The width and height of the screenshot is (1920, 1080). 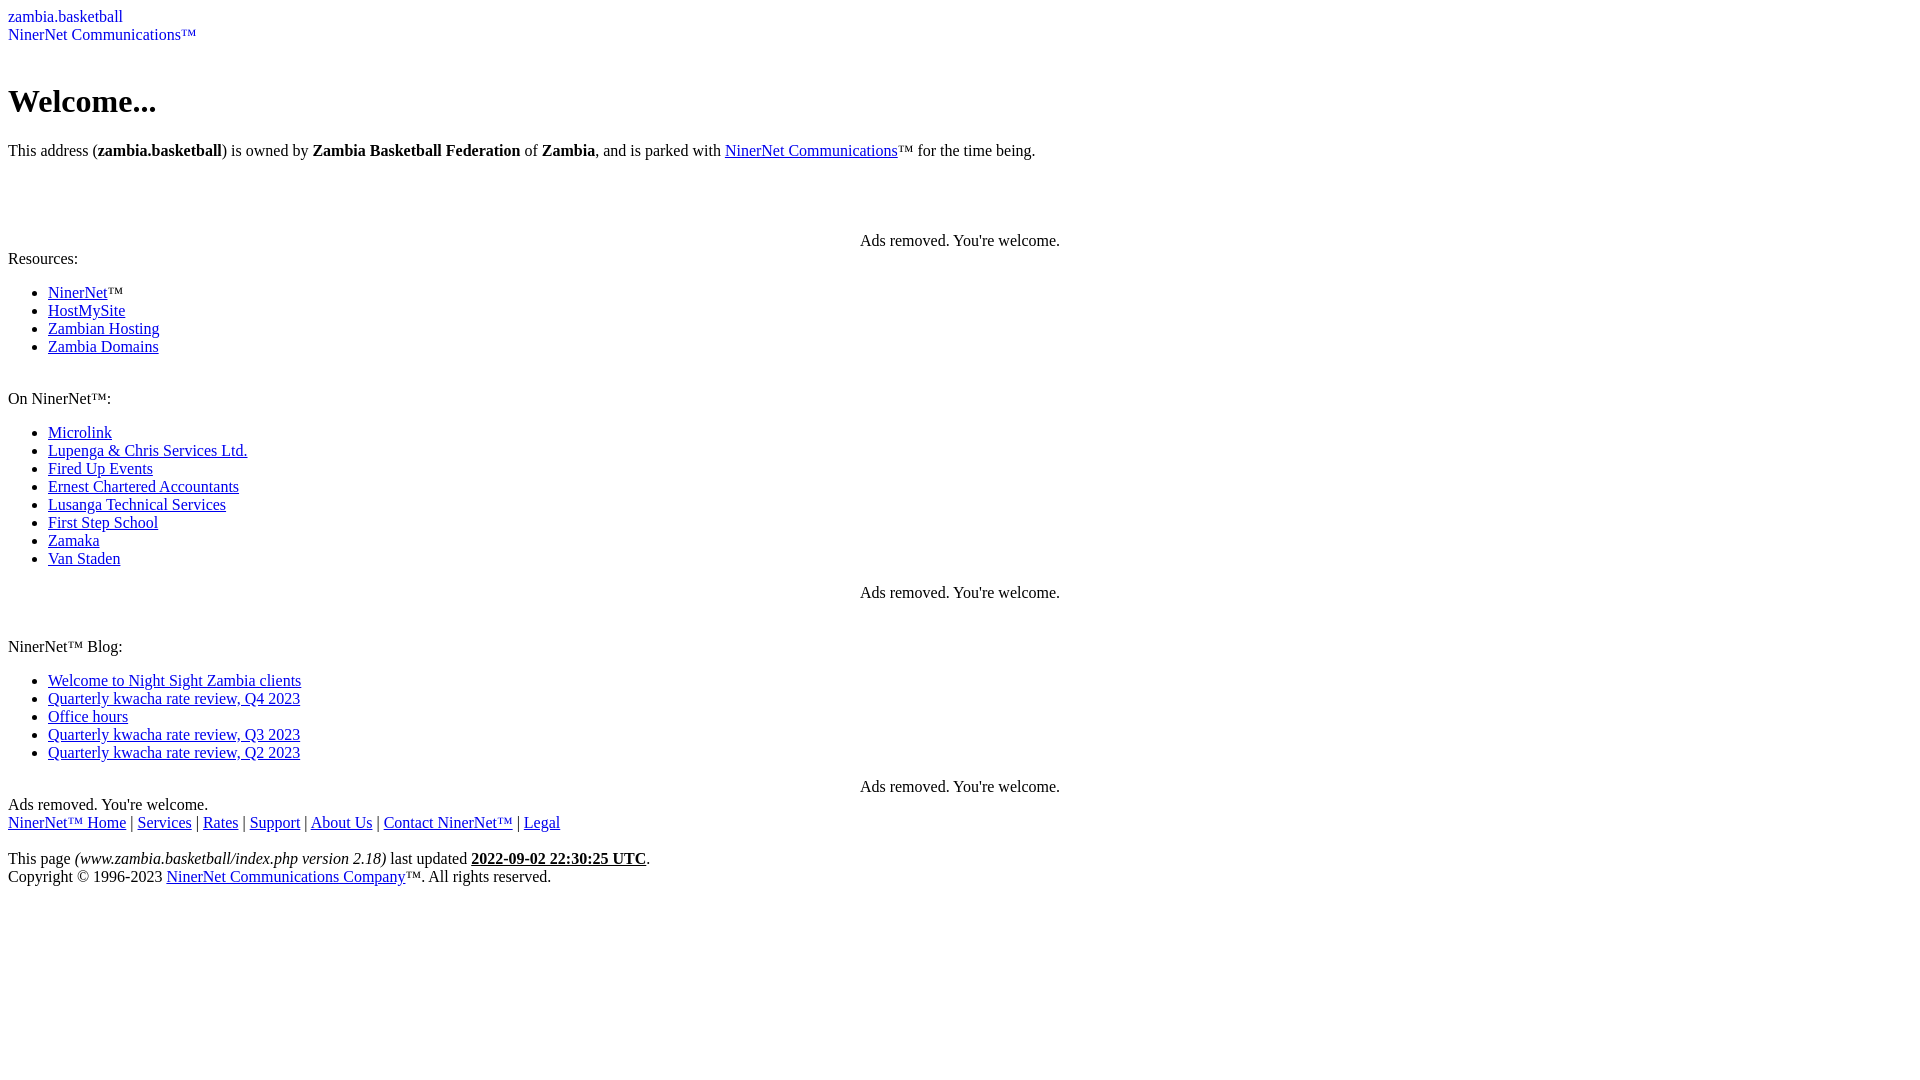 I want to click on 'Quarterly kwacha rate review, Q2 2023', so click(x=48, y=752).